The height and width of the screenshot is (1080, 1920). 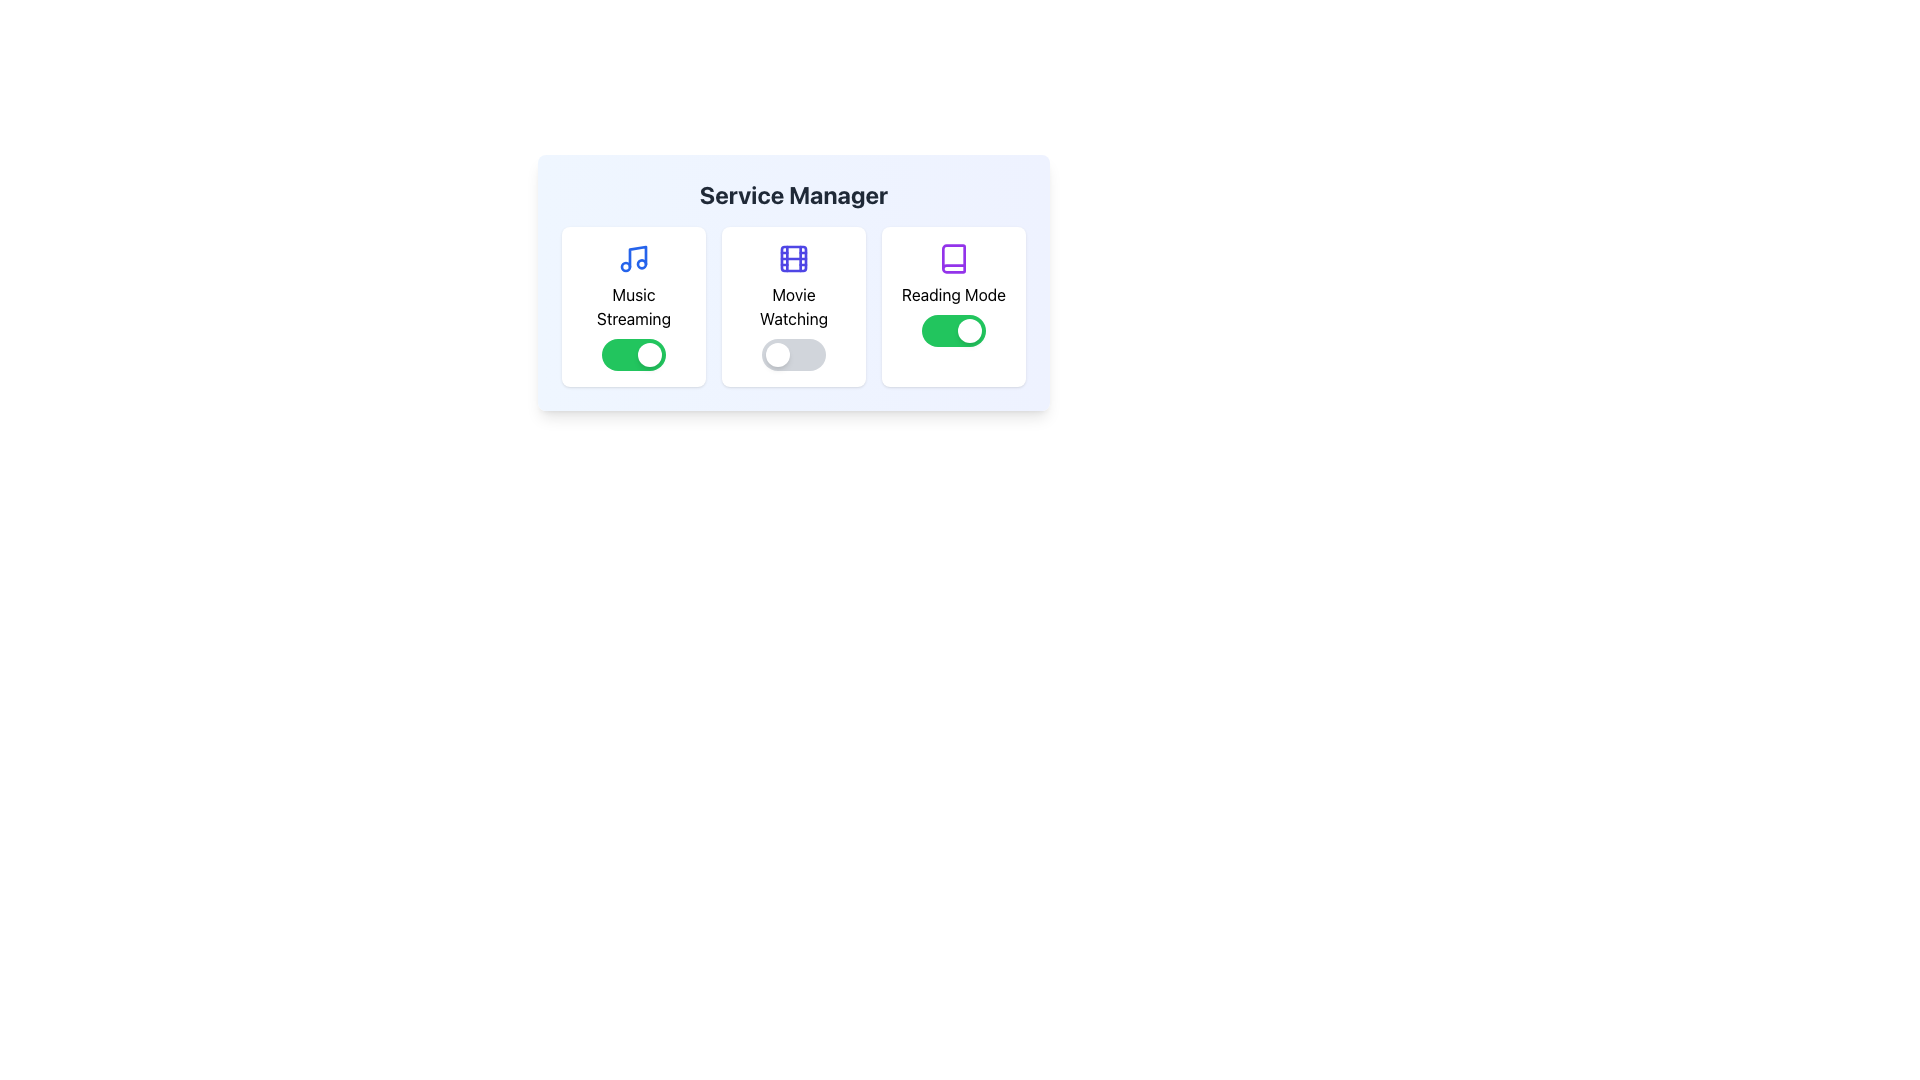 What do you see at coordinates (792, 307) in the screenshot?
I see `the 'Movie Watching' text label located centrally in the middle card of the three-card layout under the 'Service Manager' header` at bounding box center [792, 307].